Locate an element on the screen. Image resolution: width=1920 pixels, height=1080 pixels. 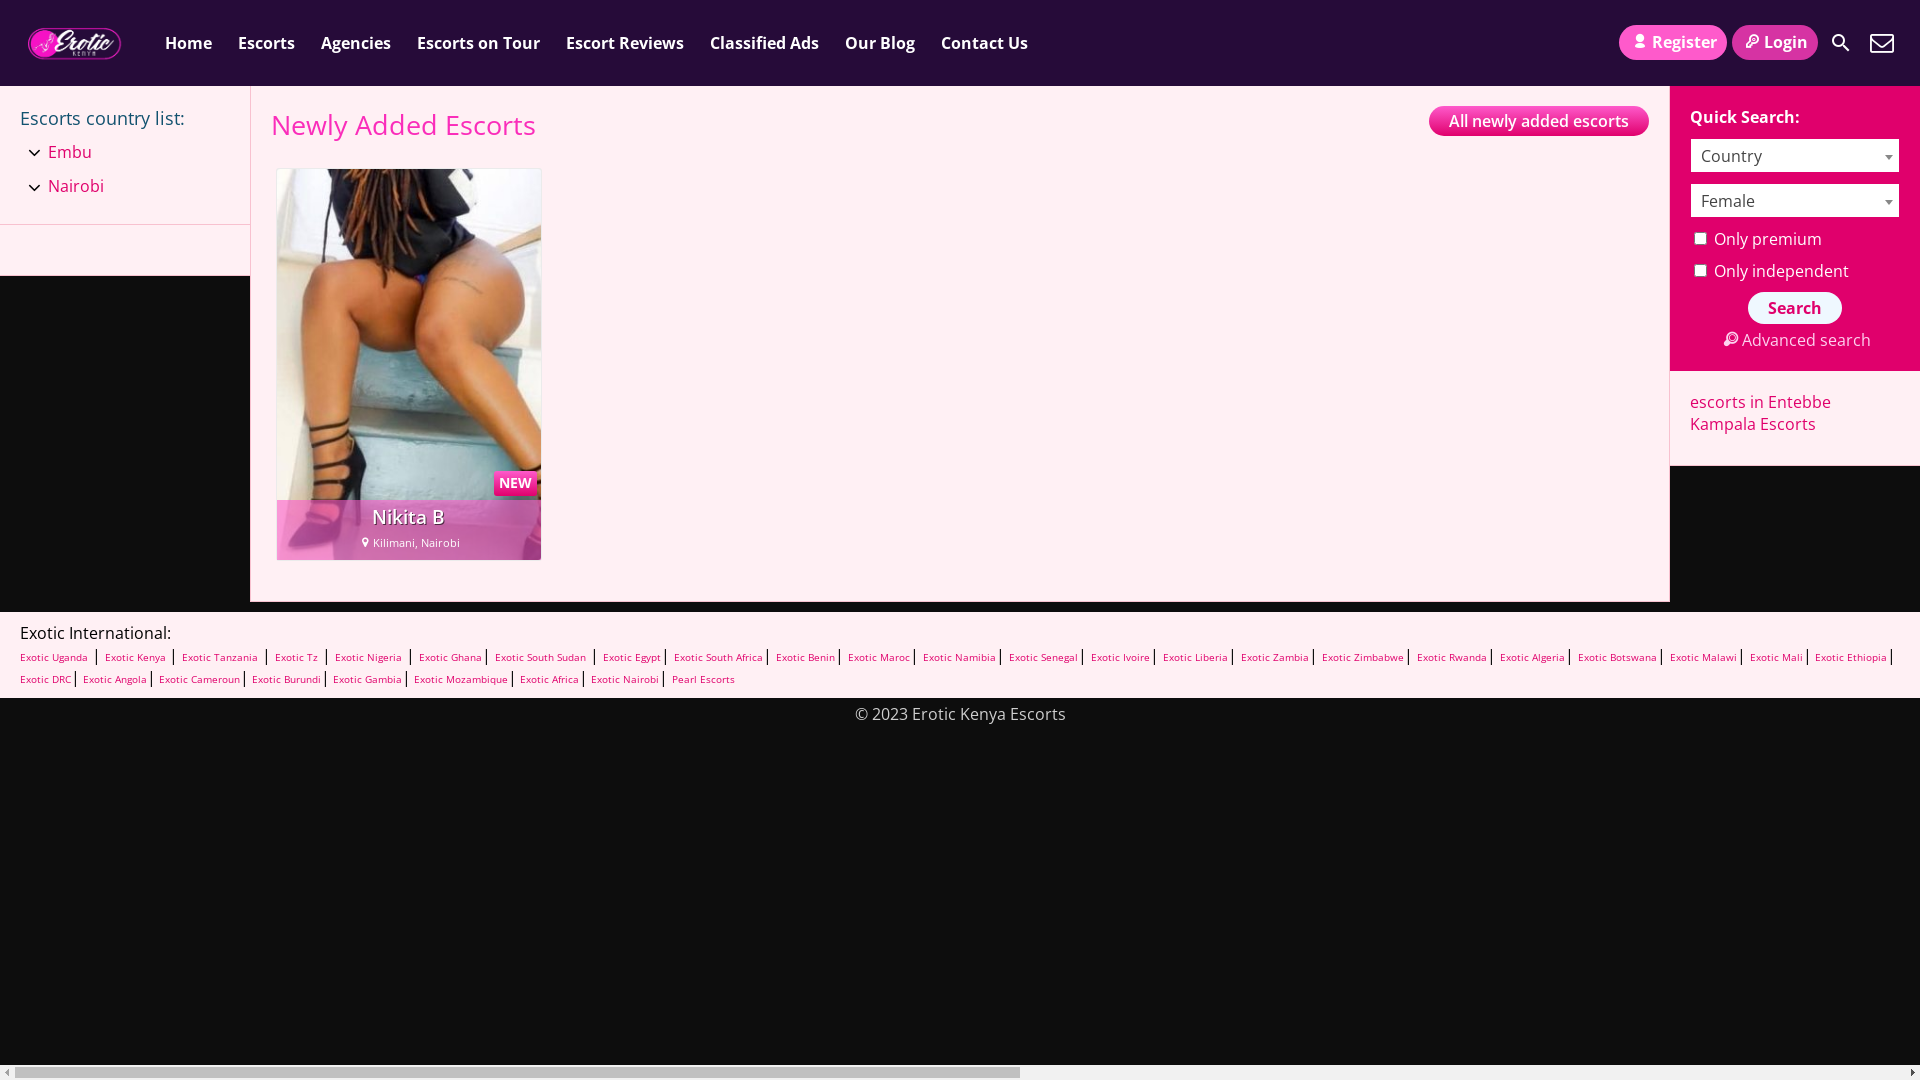
'Agencies' is located at coordinates (306, 43).